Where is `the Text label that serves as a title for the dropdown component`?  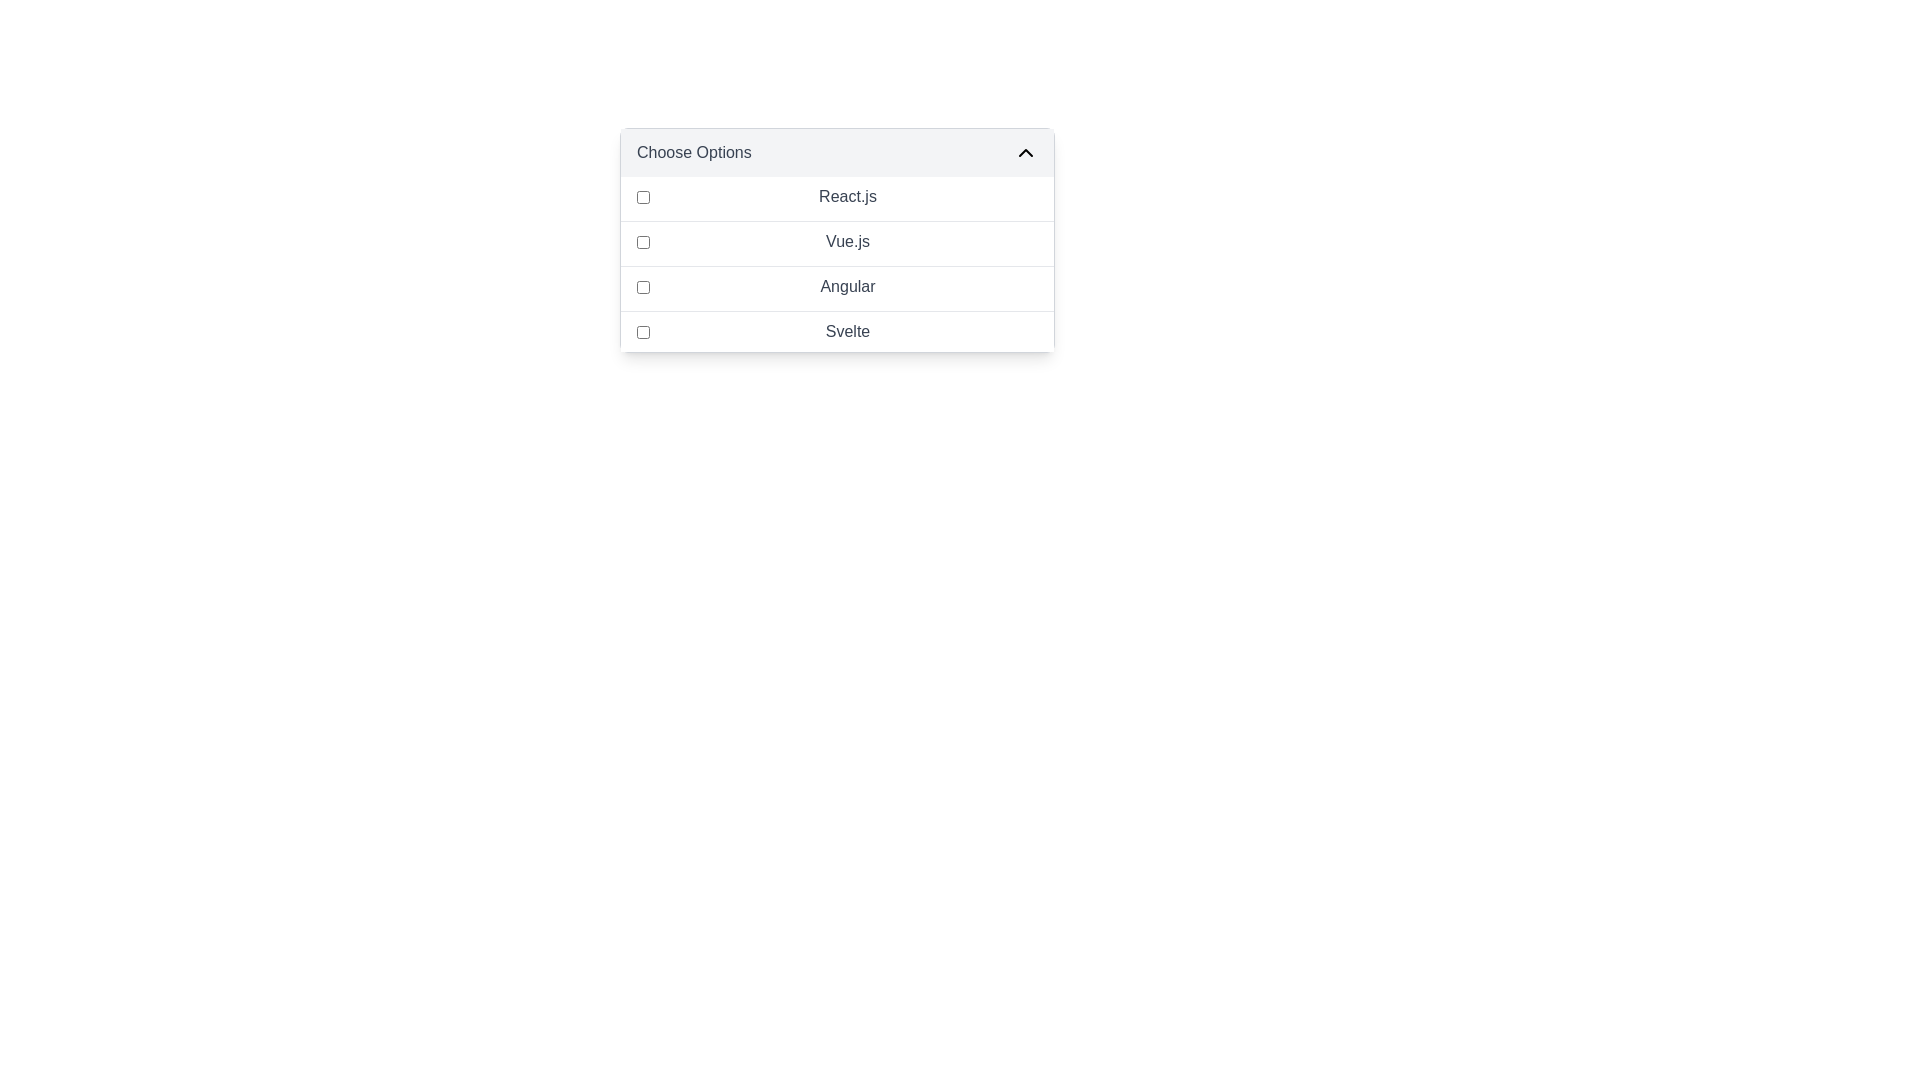
the Text label that serves as a title for the dropdown component is located at coordinates (694, 152).